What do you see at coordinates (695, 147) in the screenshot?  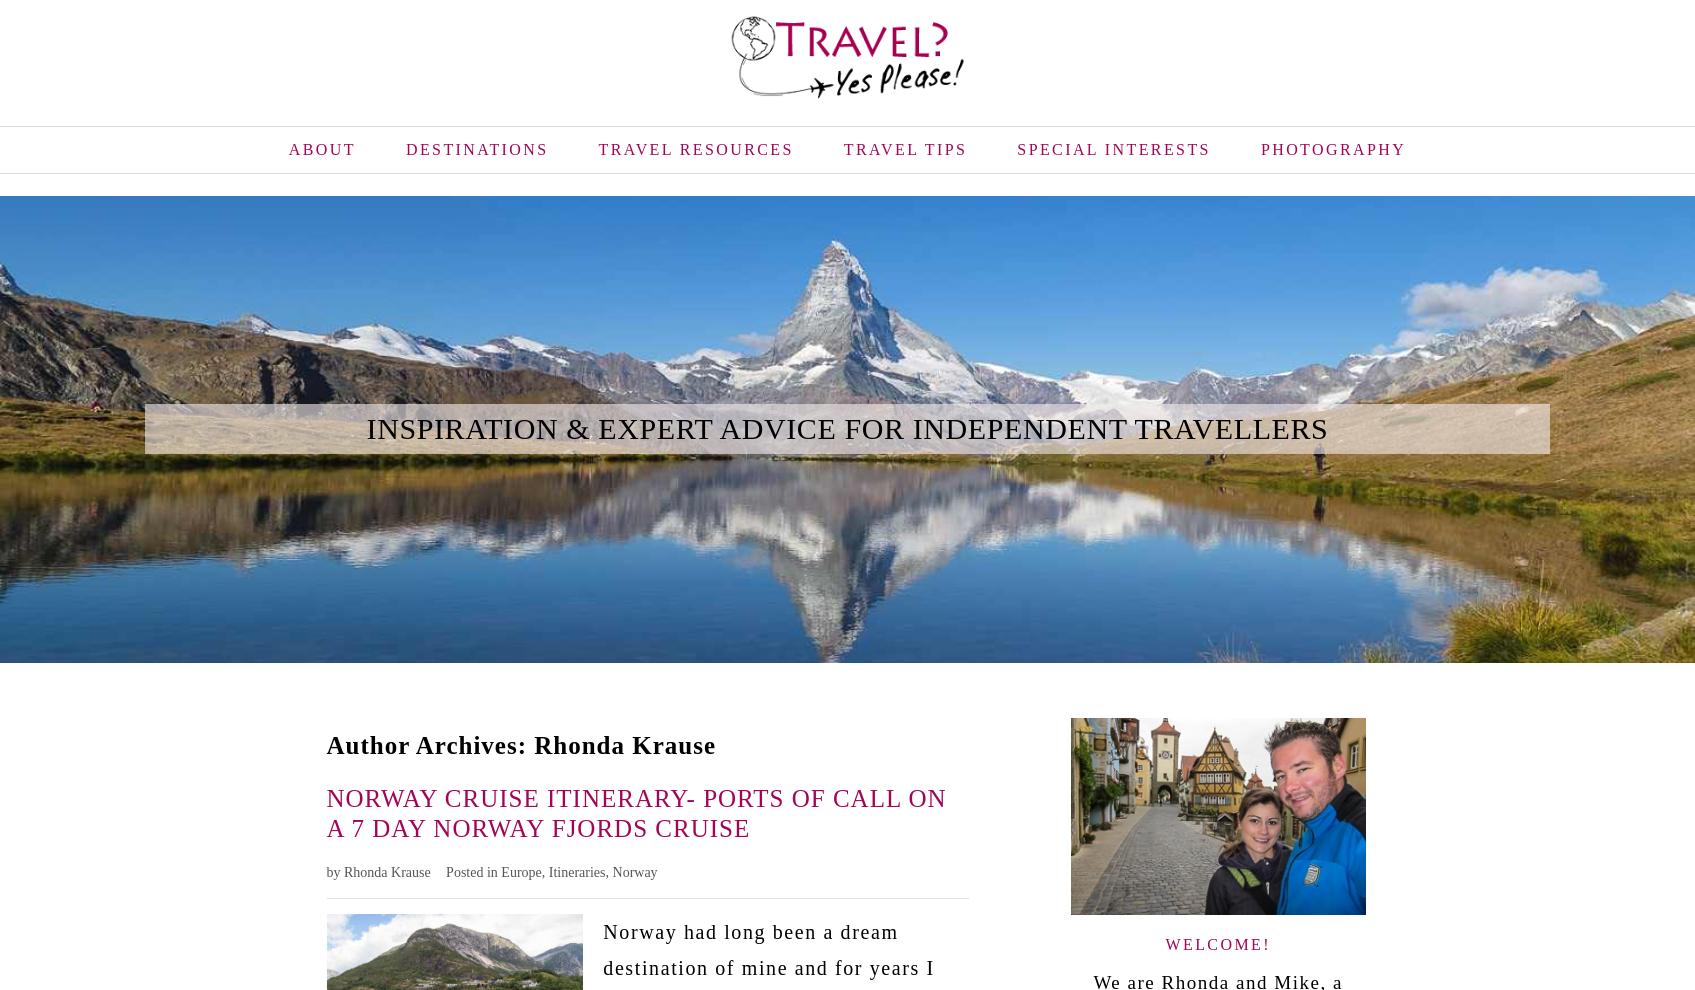 I see `'Travel Resources'` at bounding box center [695, 147].